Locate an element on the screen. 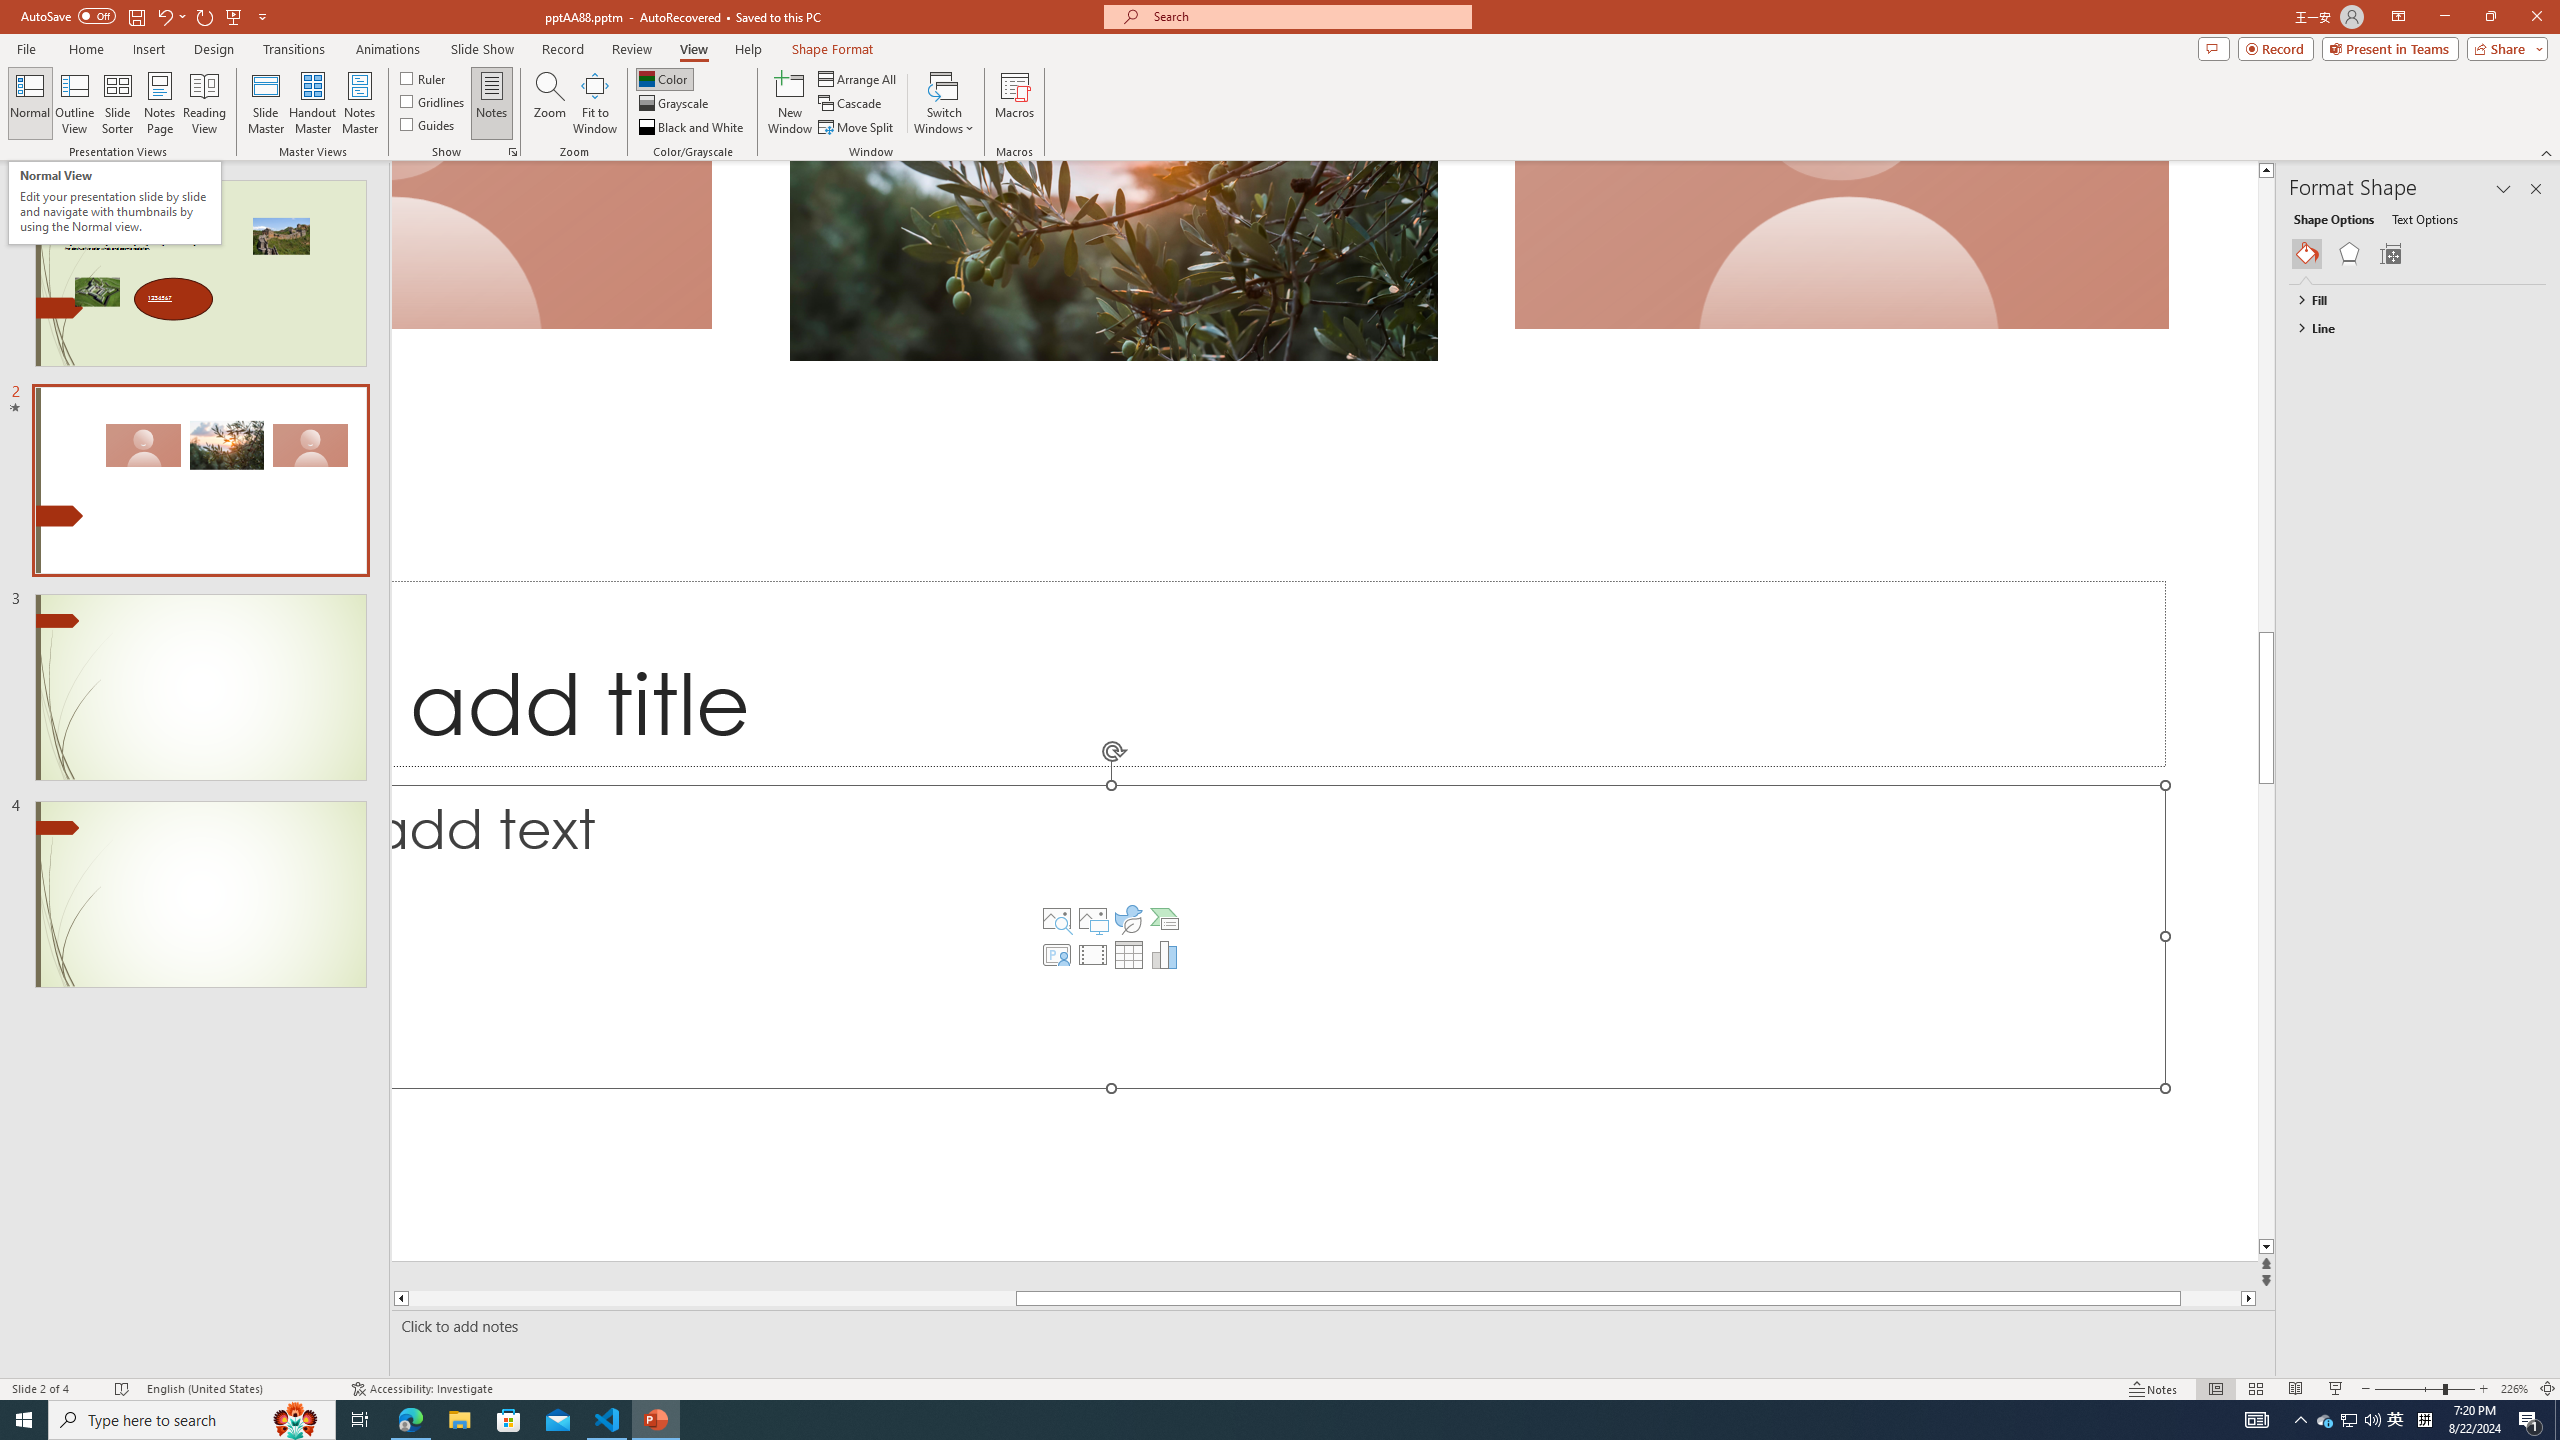  'Insert Cameo' is located at coordinates (1056, 953).